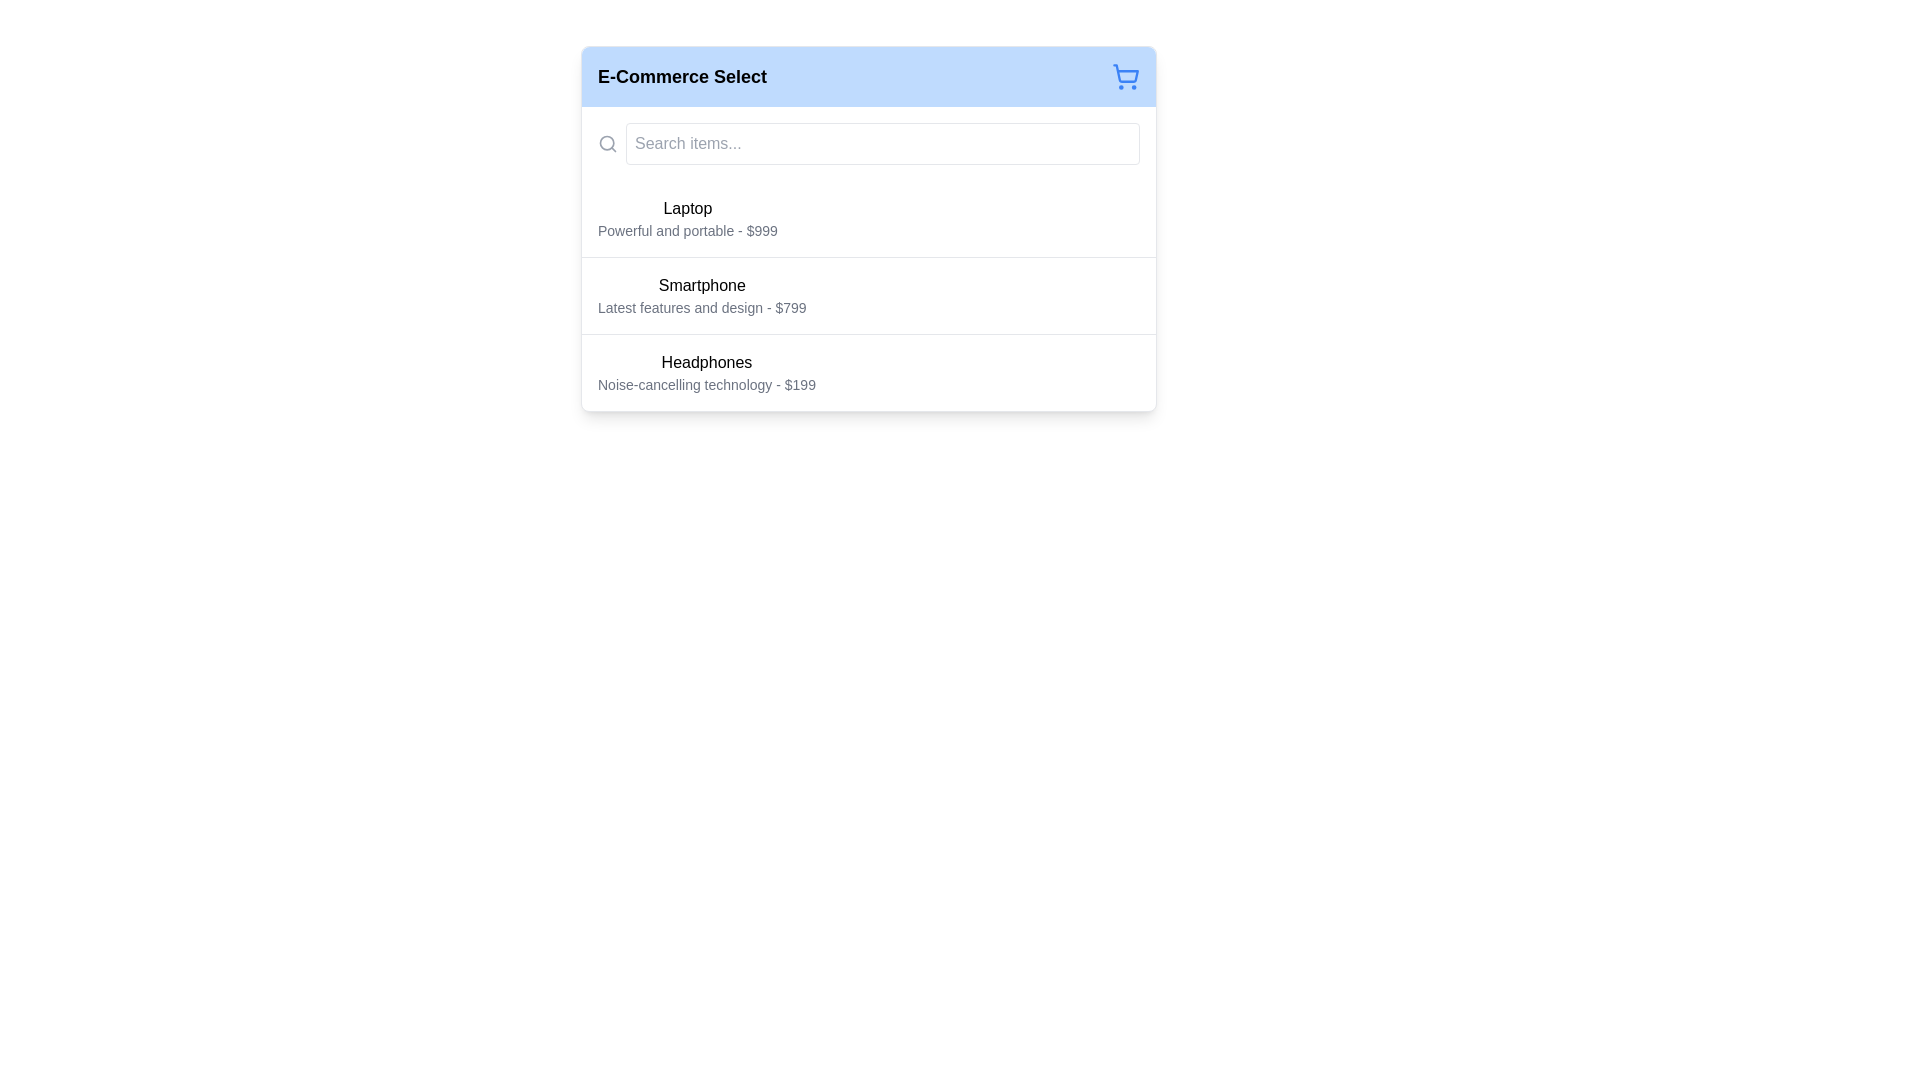  What do you see at coordinates (702, 296) in the screenshot?
I see `the 'Smartphone' list item in the 'E-Commerce Select' dropdown menu` at bounding box center [702, 296].